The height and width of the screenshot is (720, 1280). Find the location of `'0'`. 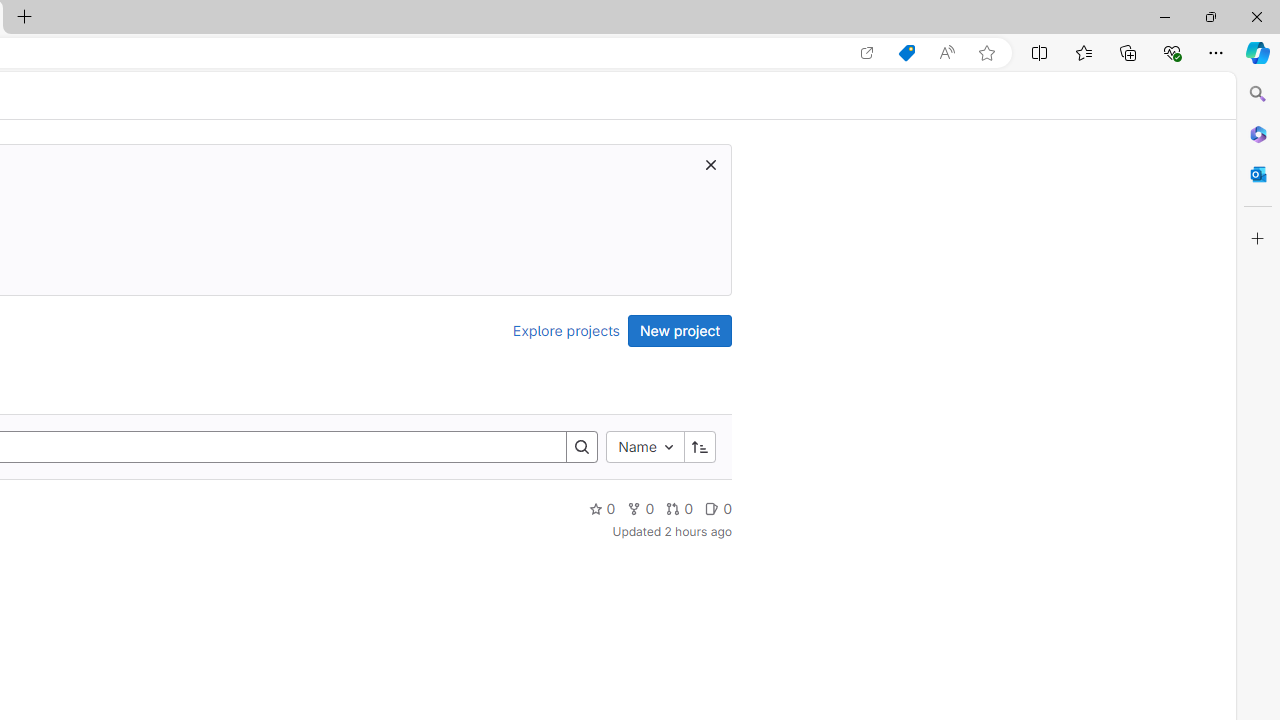

'0' is located at coordinates (718, 507).